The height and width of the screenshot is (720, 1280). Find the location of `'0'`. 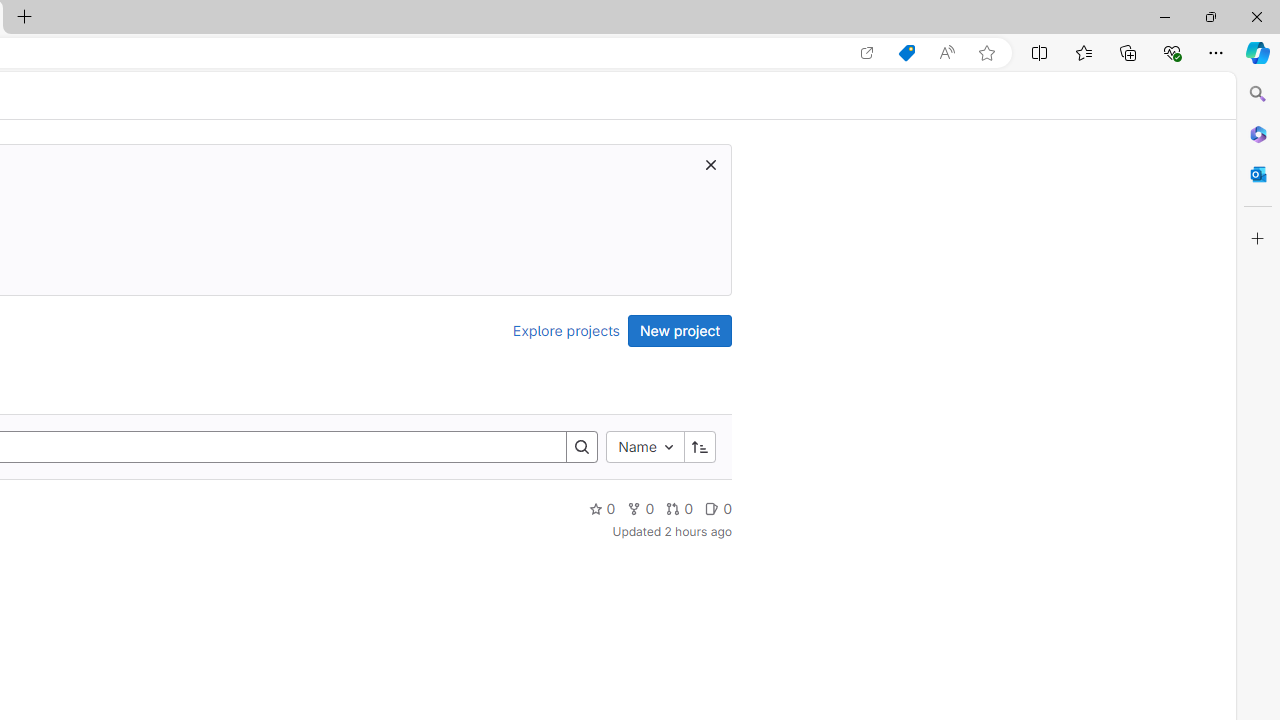

'0' is located at coordinates (718, 507).